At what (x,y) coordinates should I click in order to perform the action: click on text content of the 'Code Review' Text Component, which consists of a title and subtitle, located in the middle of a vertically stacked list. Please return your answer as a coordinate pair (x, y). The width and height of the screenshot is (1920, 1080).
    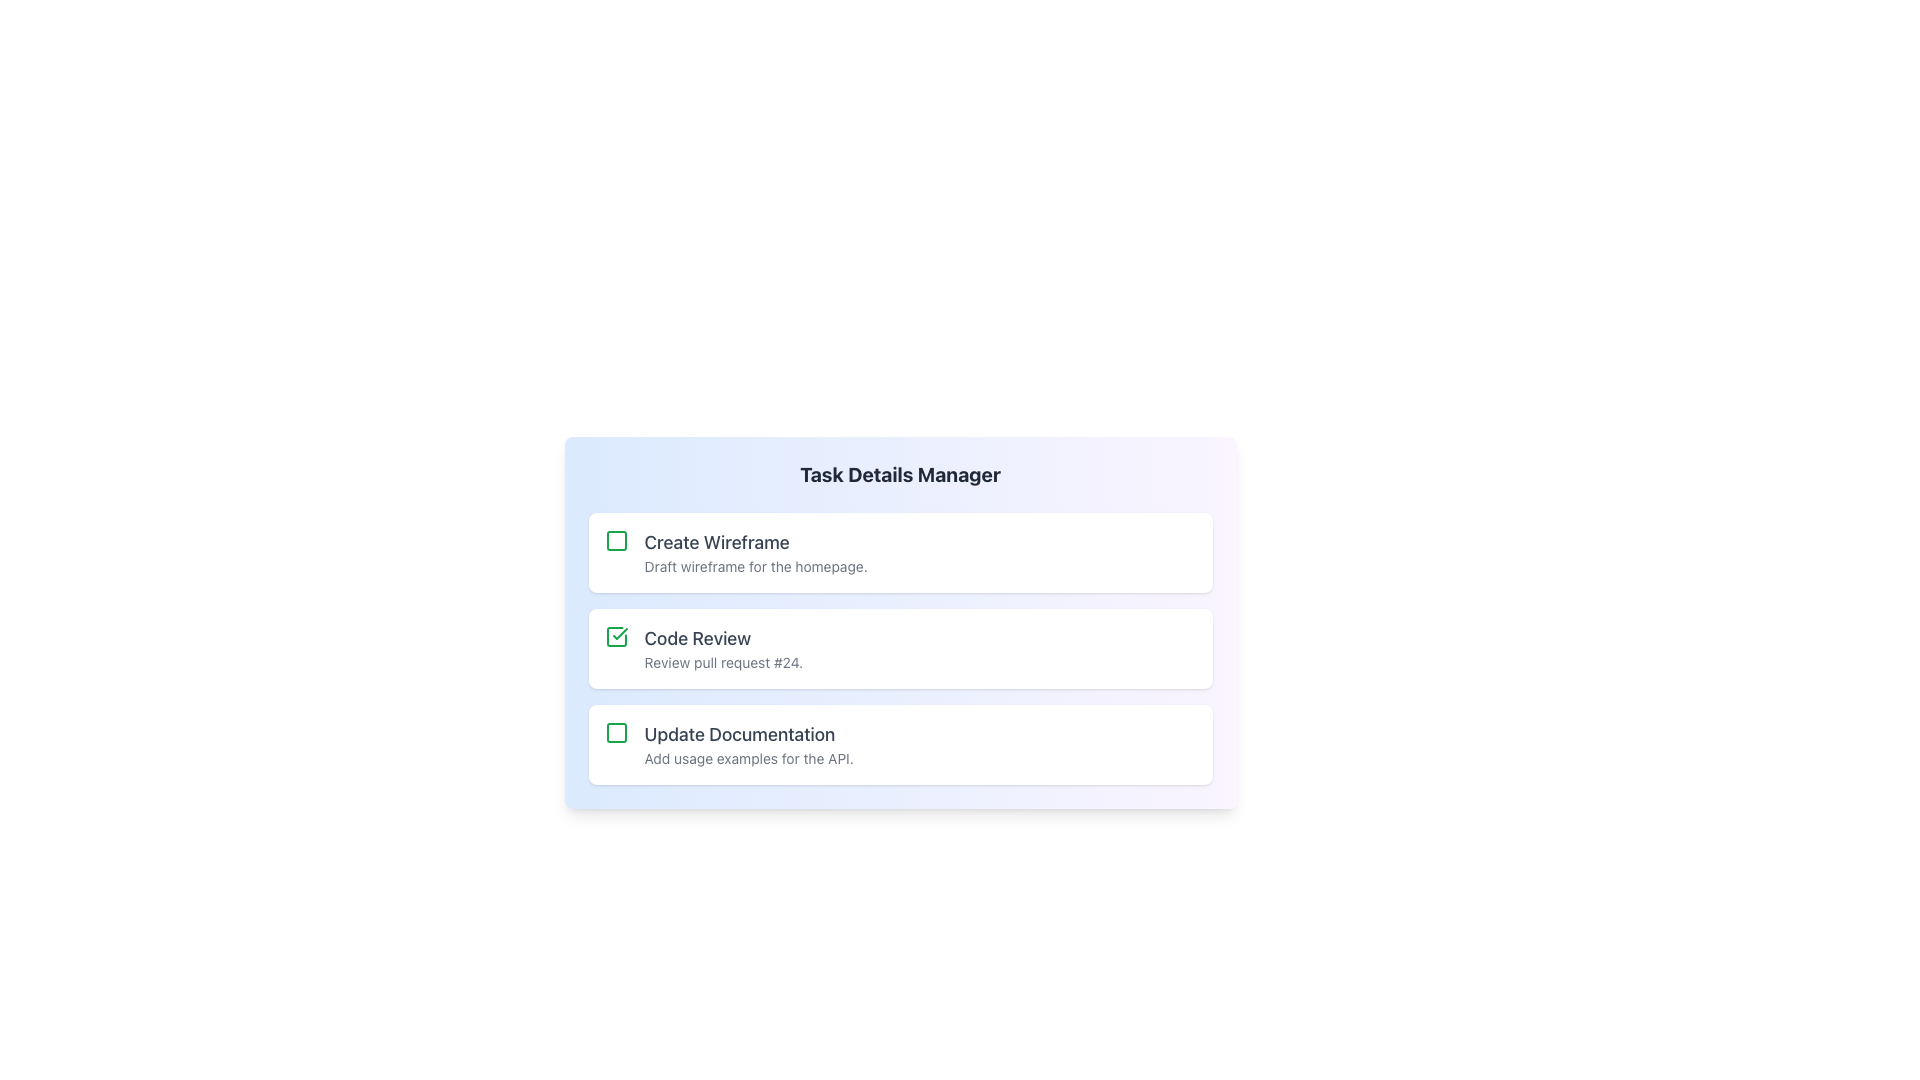
    Looking at the image, I should click on (722, 648).